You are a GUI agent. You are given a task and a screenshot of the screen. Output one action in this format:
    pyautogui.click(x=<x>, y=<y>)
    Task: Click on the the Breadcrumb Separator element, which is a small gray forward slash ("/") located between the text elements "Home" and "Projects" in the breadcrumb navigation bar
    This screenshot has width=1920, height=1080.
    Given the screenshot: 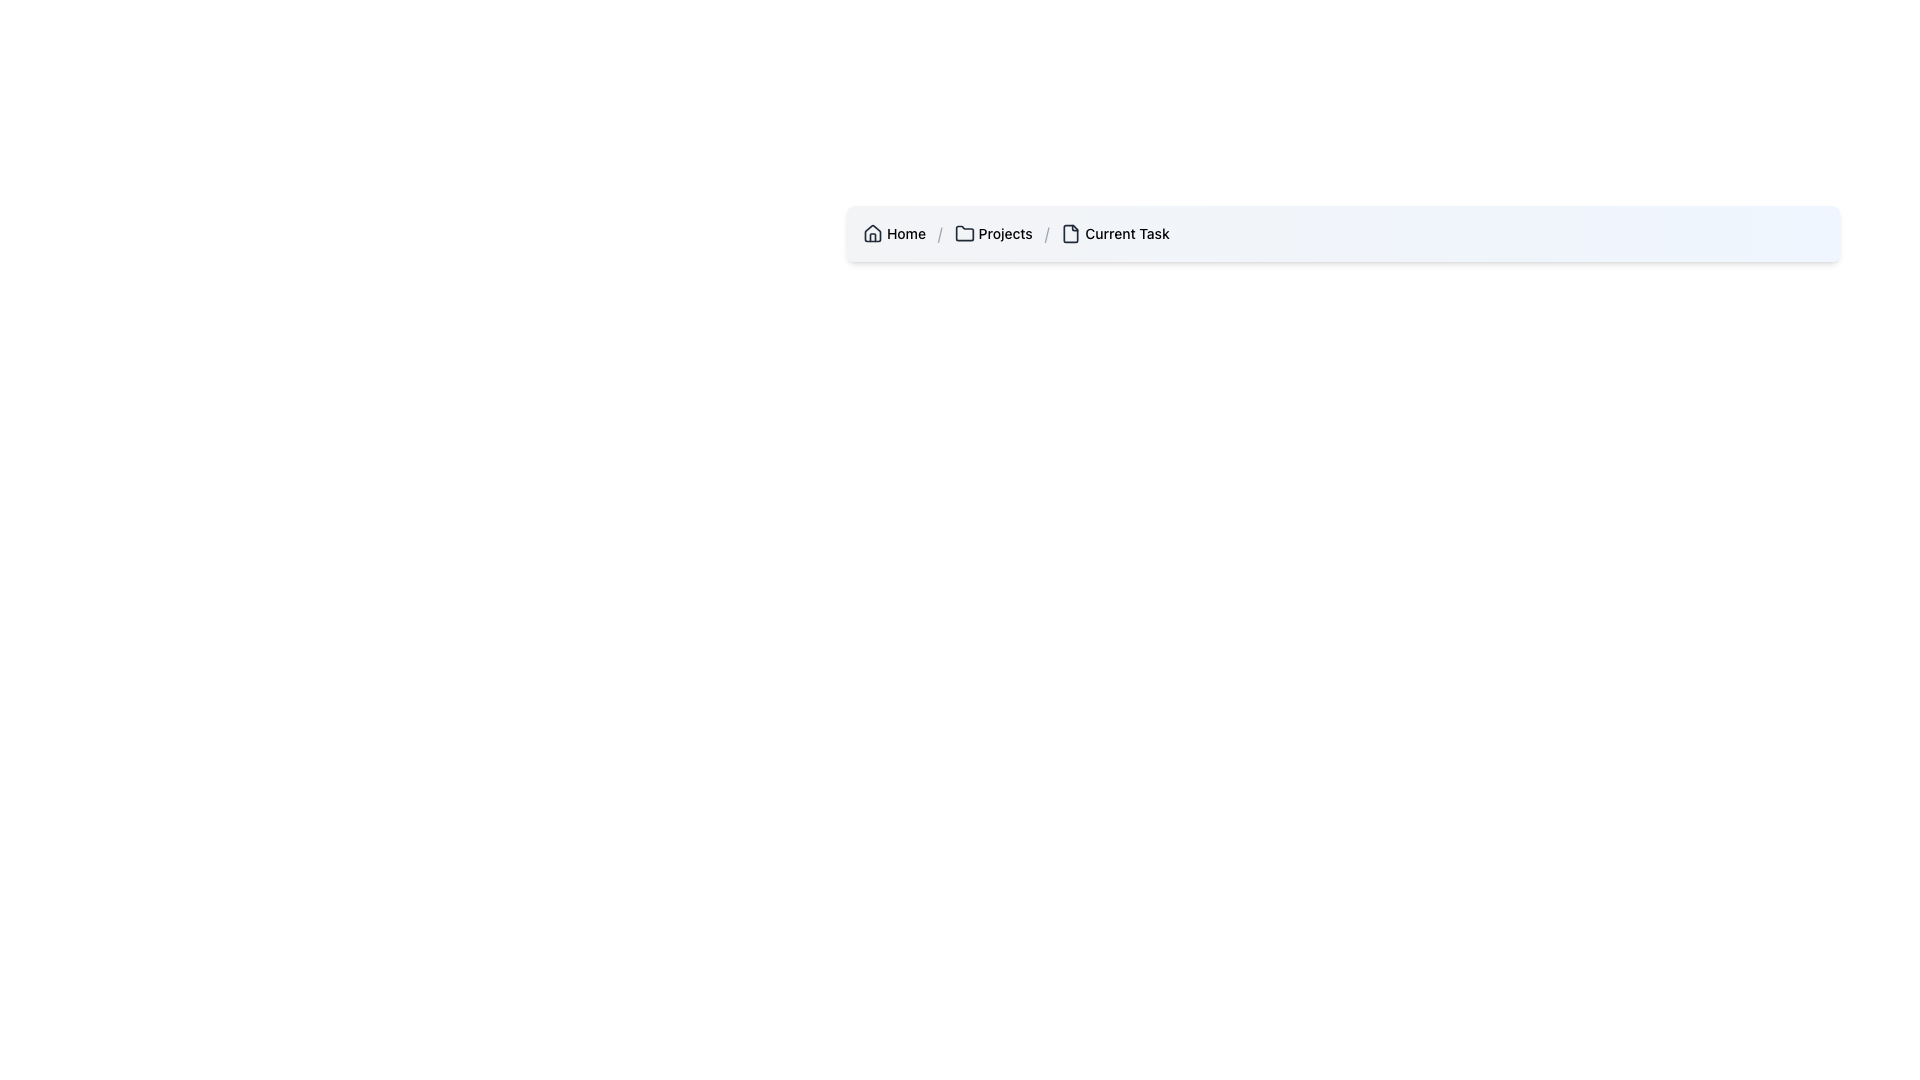 What is the action you would take?
    pyautogui.click(x=939, y=233)
    